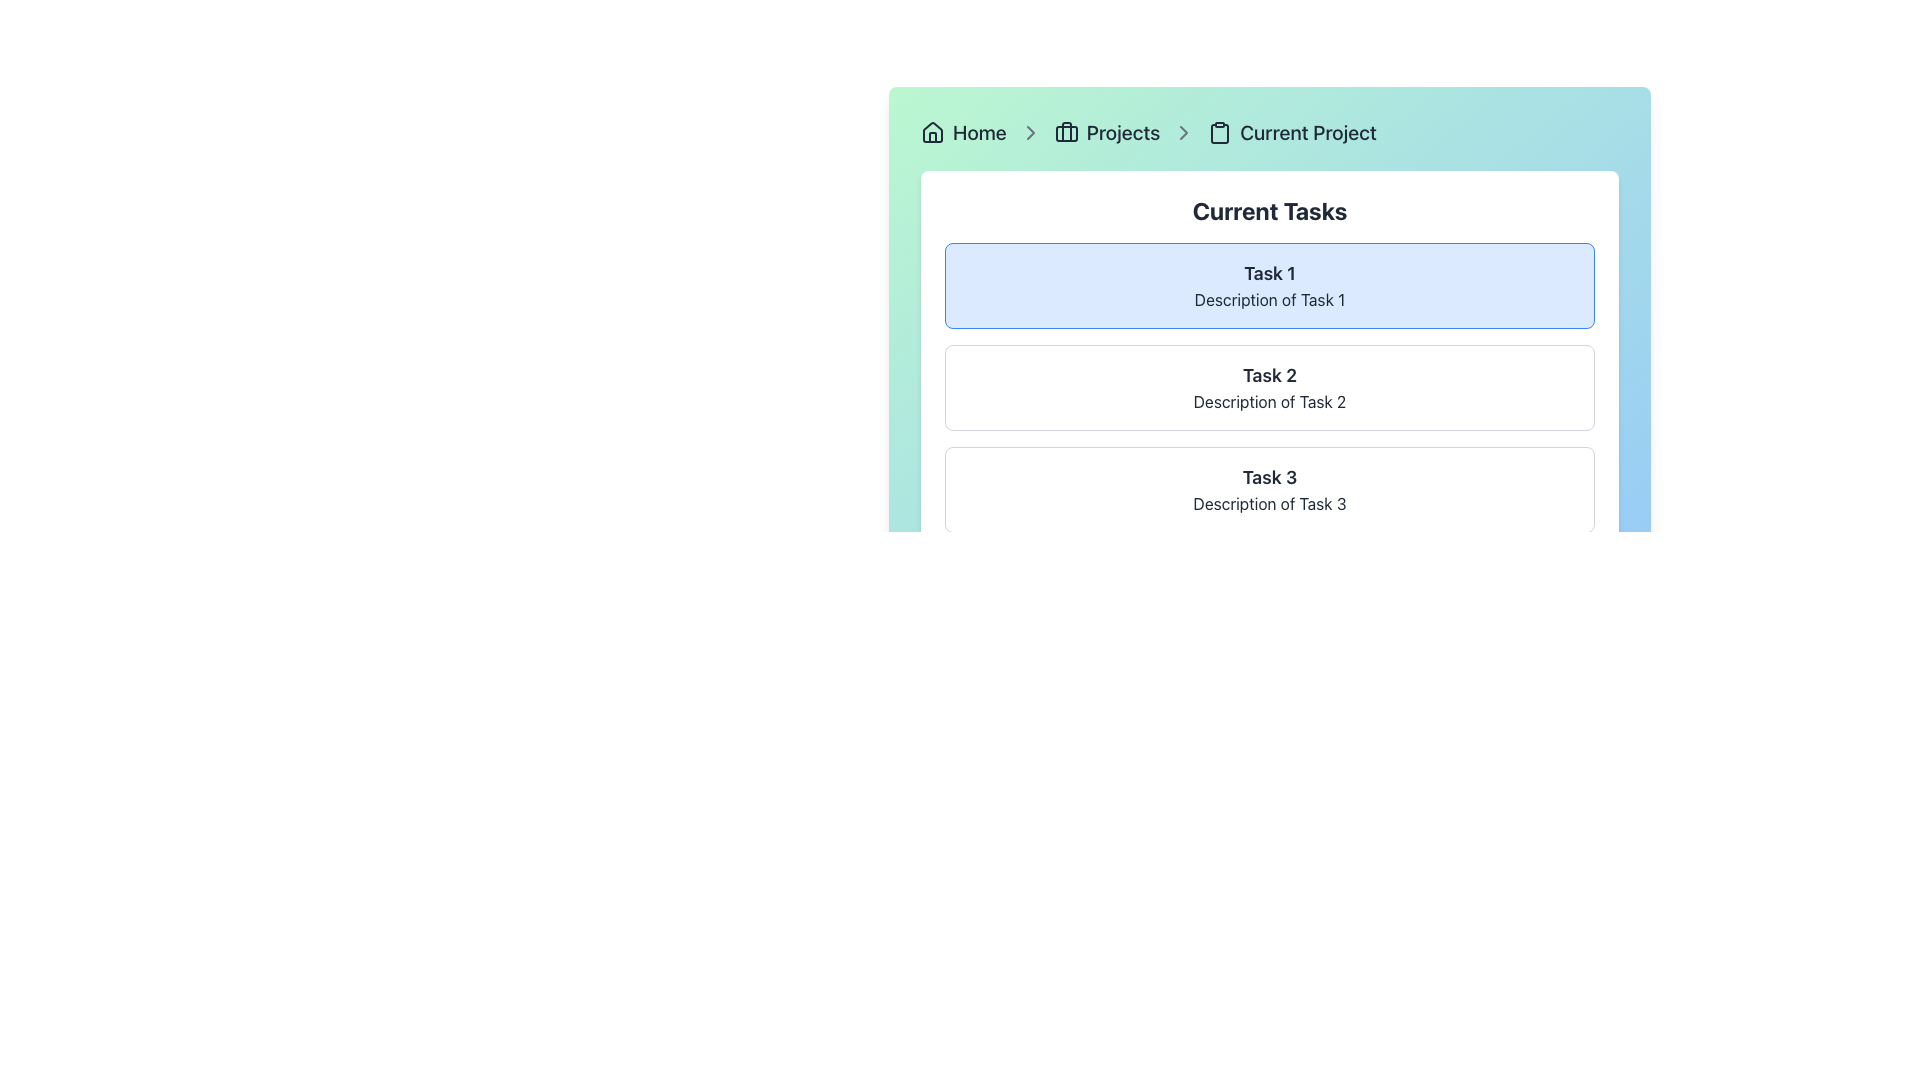 The width and height of the screenshot is (1920, 1080). Describe the element at coordinates (1065, 132) in the screenshot. I see `the 'Projects' icon located in the breadcrumb navigation bar, positioned to the left of the text label 'Projects' and to the right of the home icon` at that location.